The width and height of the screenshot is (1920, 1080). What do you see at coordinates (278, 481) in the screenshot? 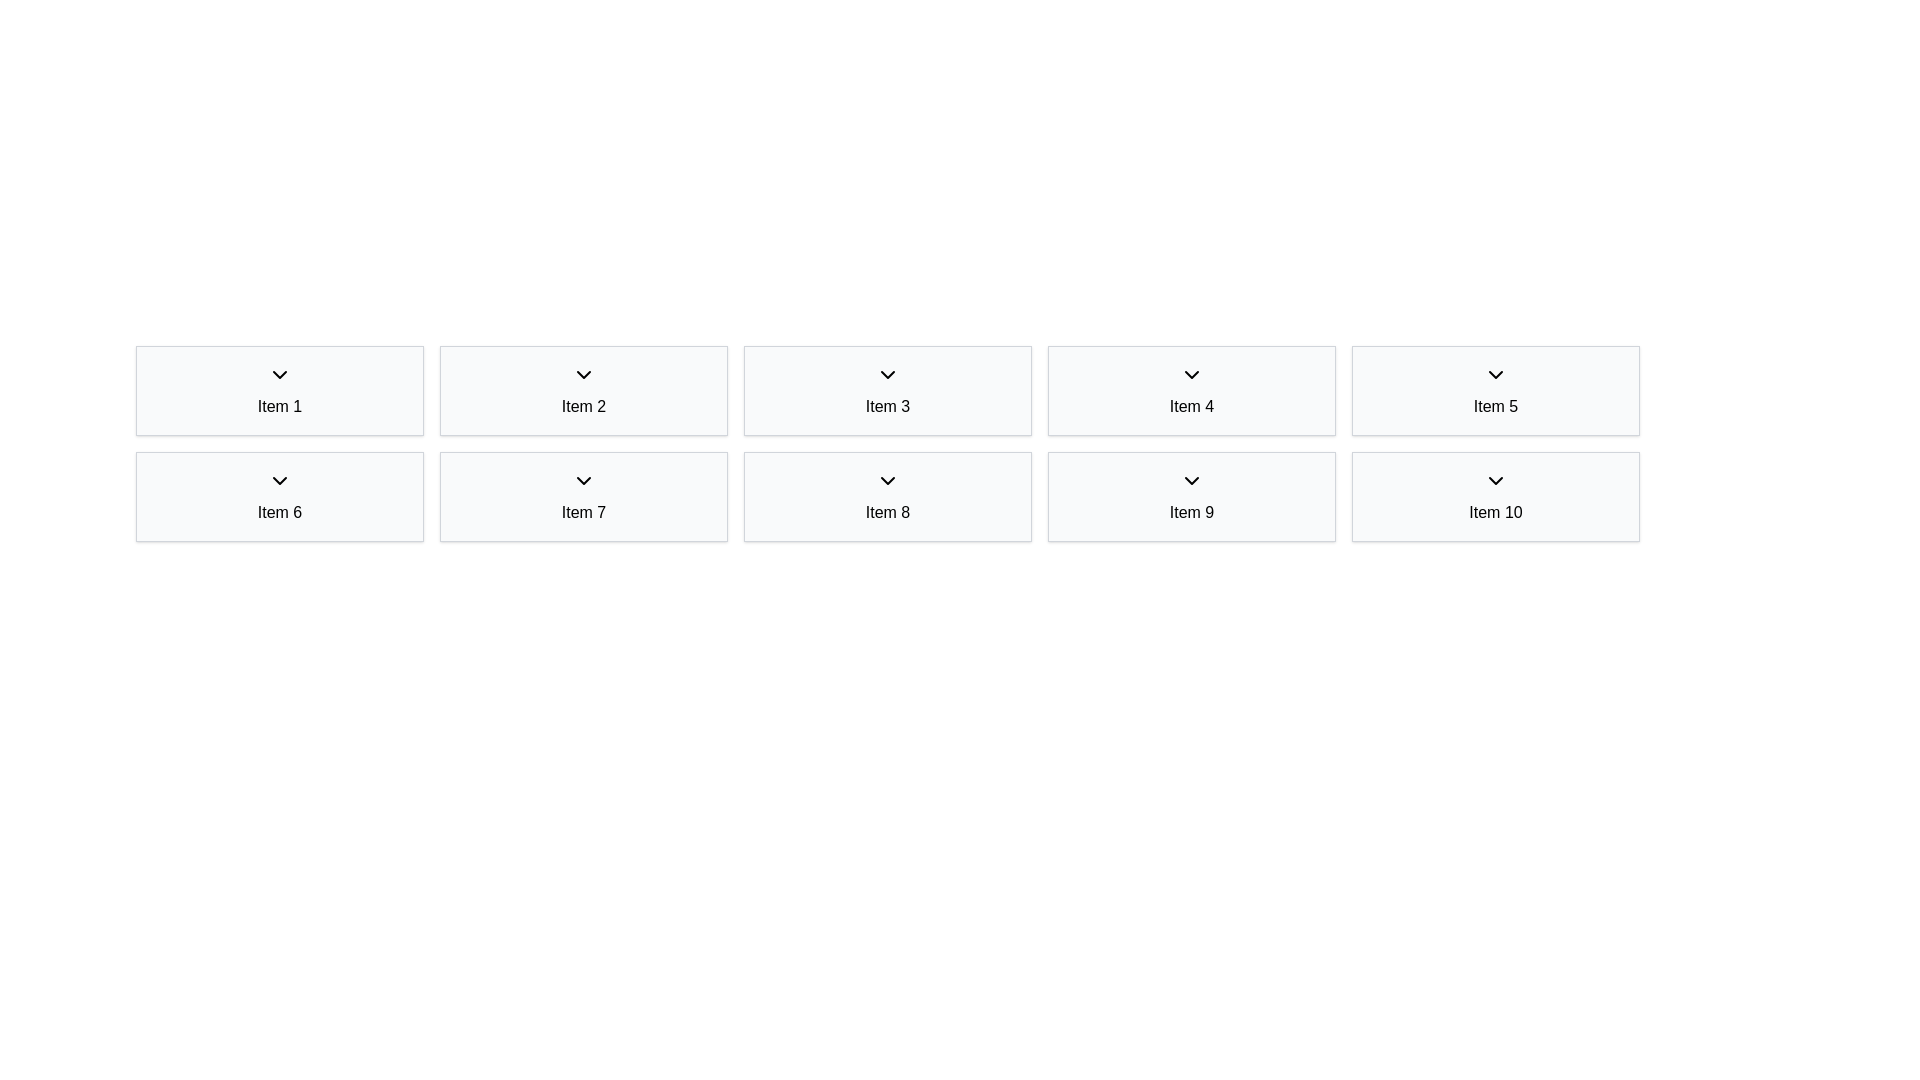
I see `the dropdown menu icon located in the sixth item of the grid layout` at bounding box center [278, 481].